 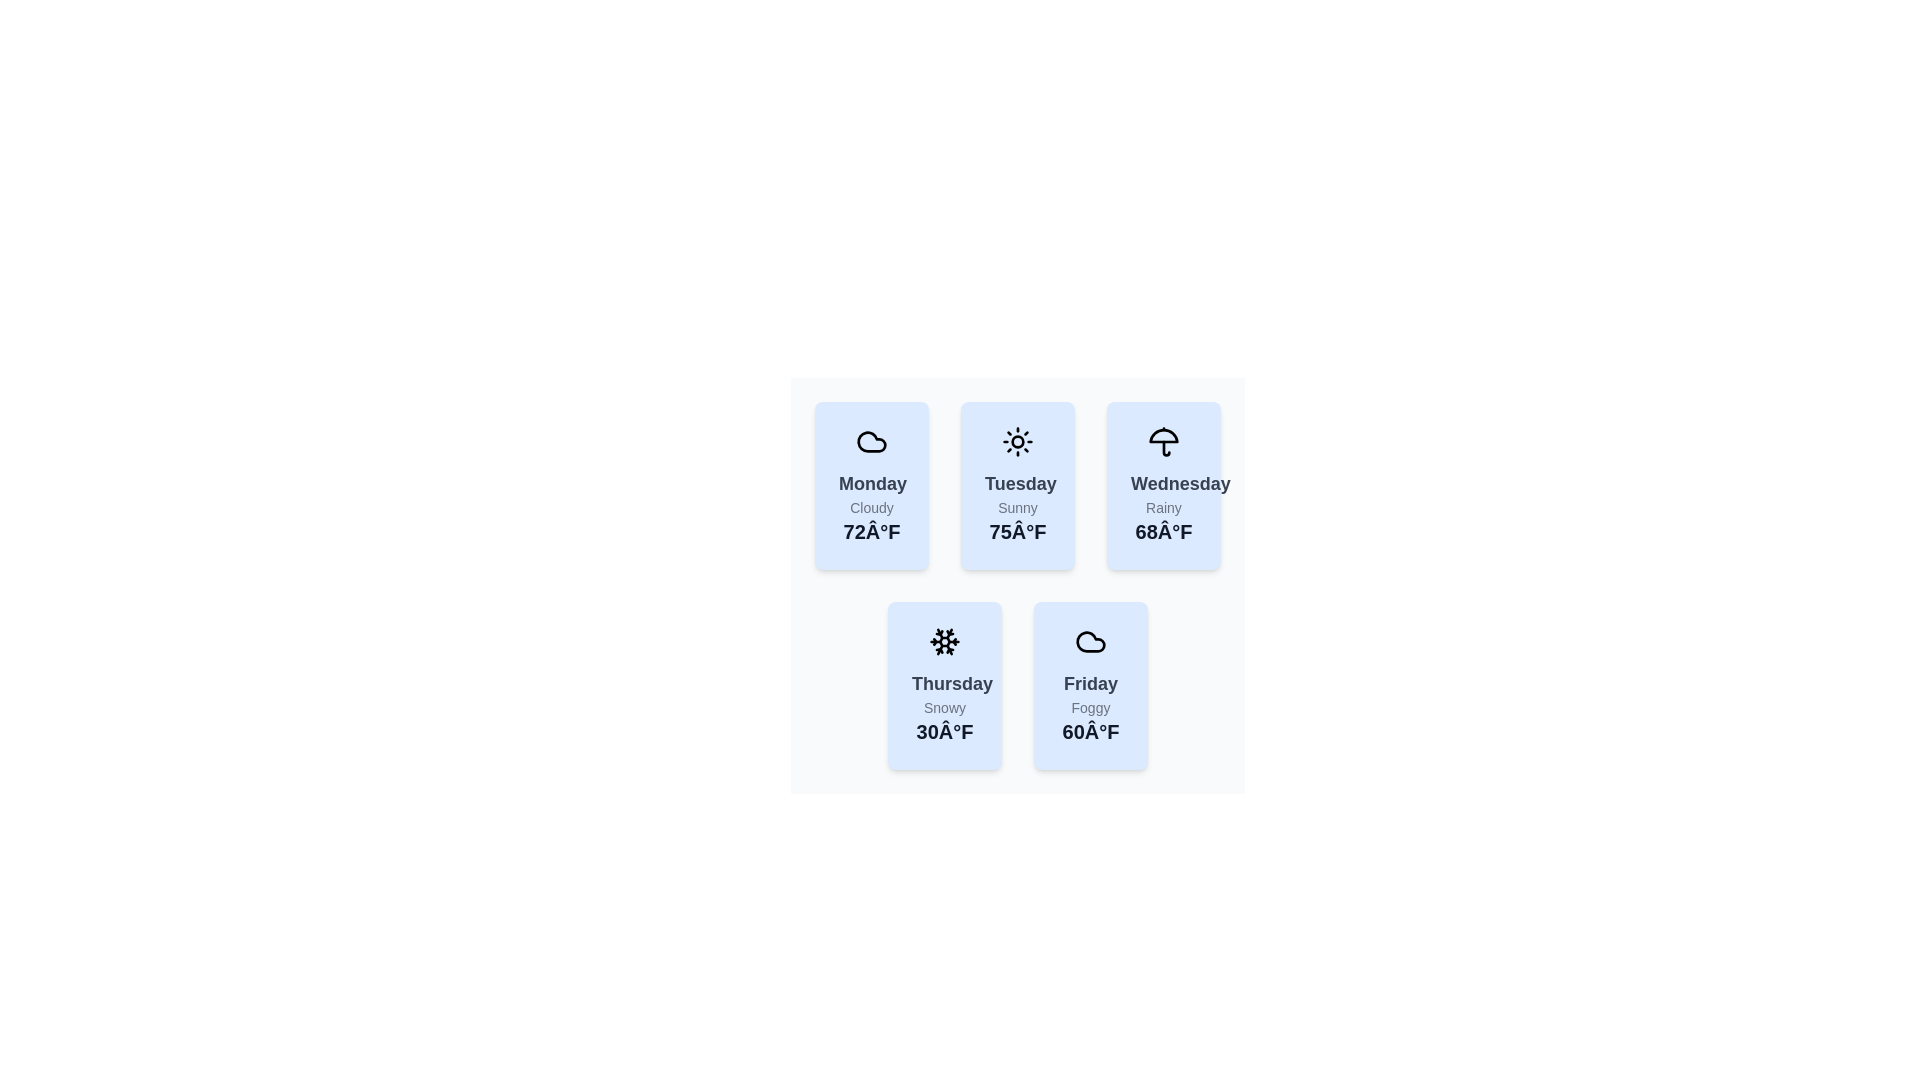 What do you see at coordinates (944, 682) in the screenshot?
I see `the textual label displaying 'Thursday' in bold gray font, which is part of a weather card positioned above the weather description 'Snowy'` at bounding box center [944, 682].